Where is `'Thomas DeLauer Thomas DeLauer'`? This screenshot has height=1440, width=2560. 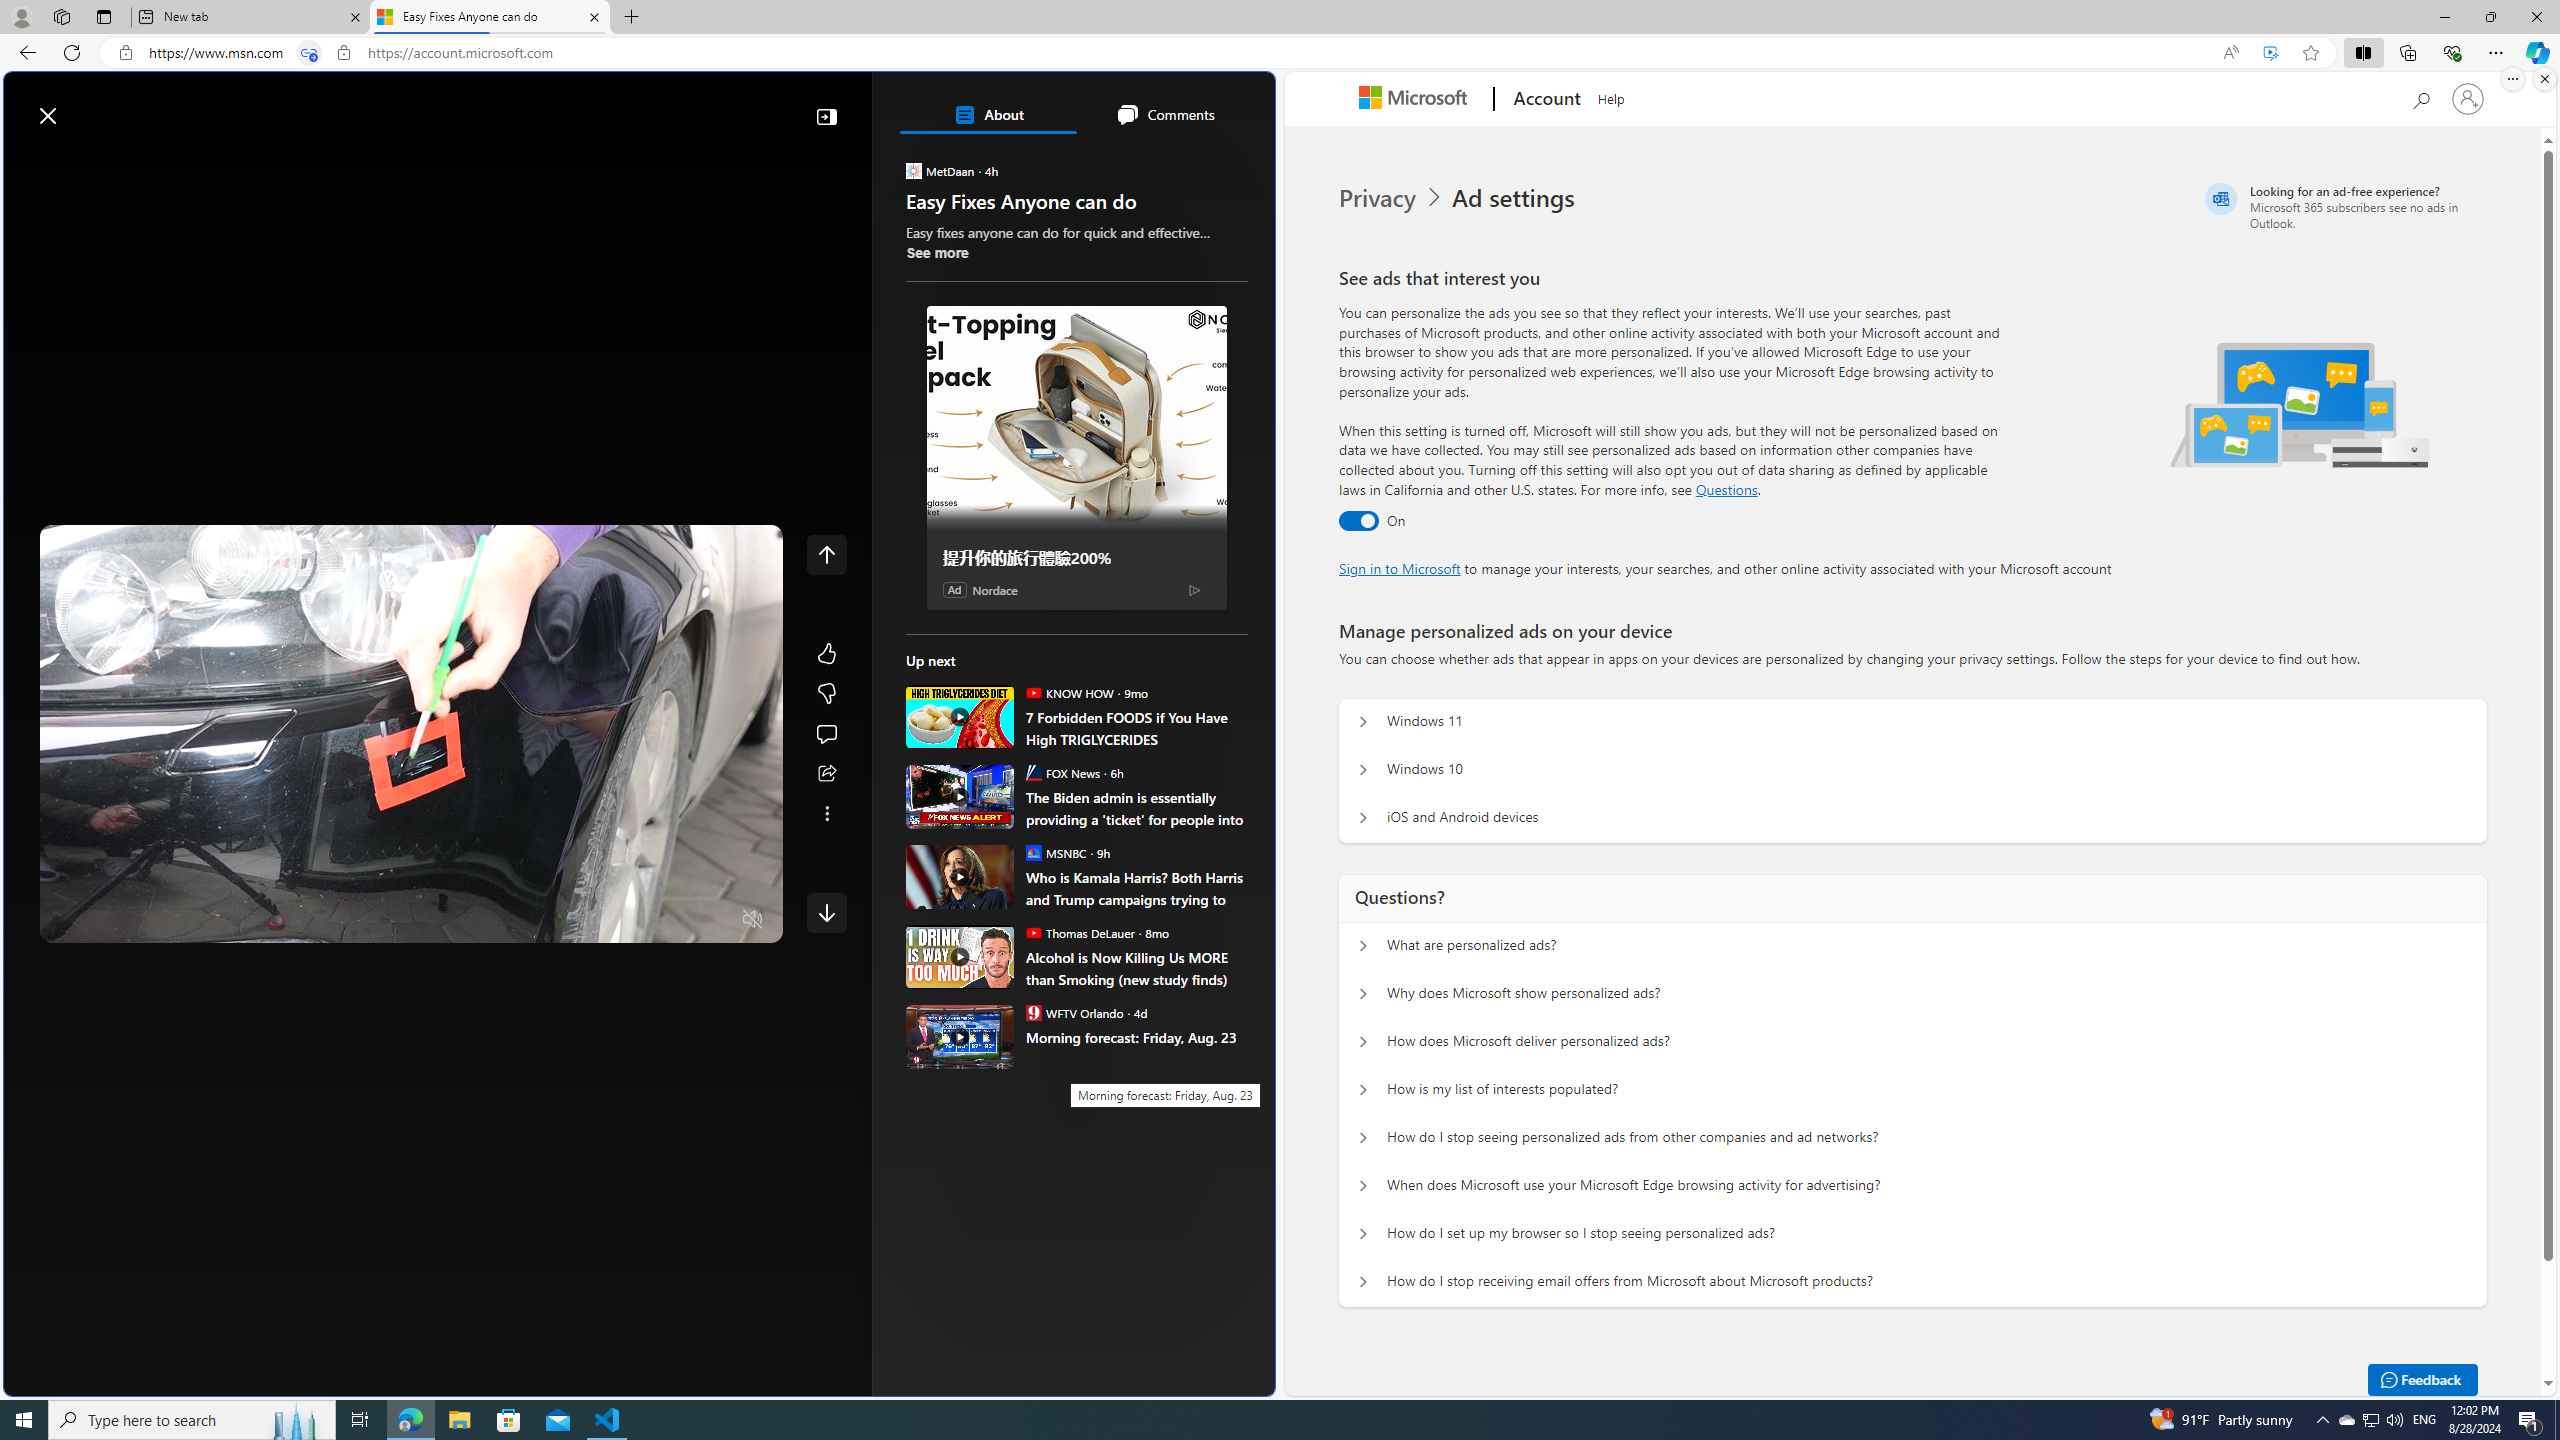
'Thomas DeLauer Thomas DeLauer' is located at coordinates (1079, 931).